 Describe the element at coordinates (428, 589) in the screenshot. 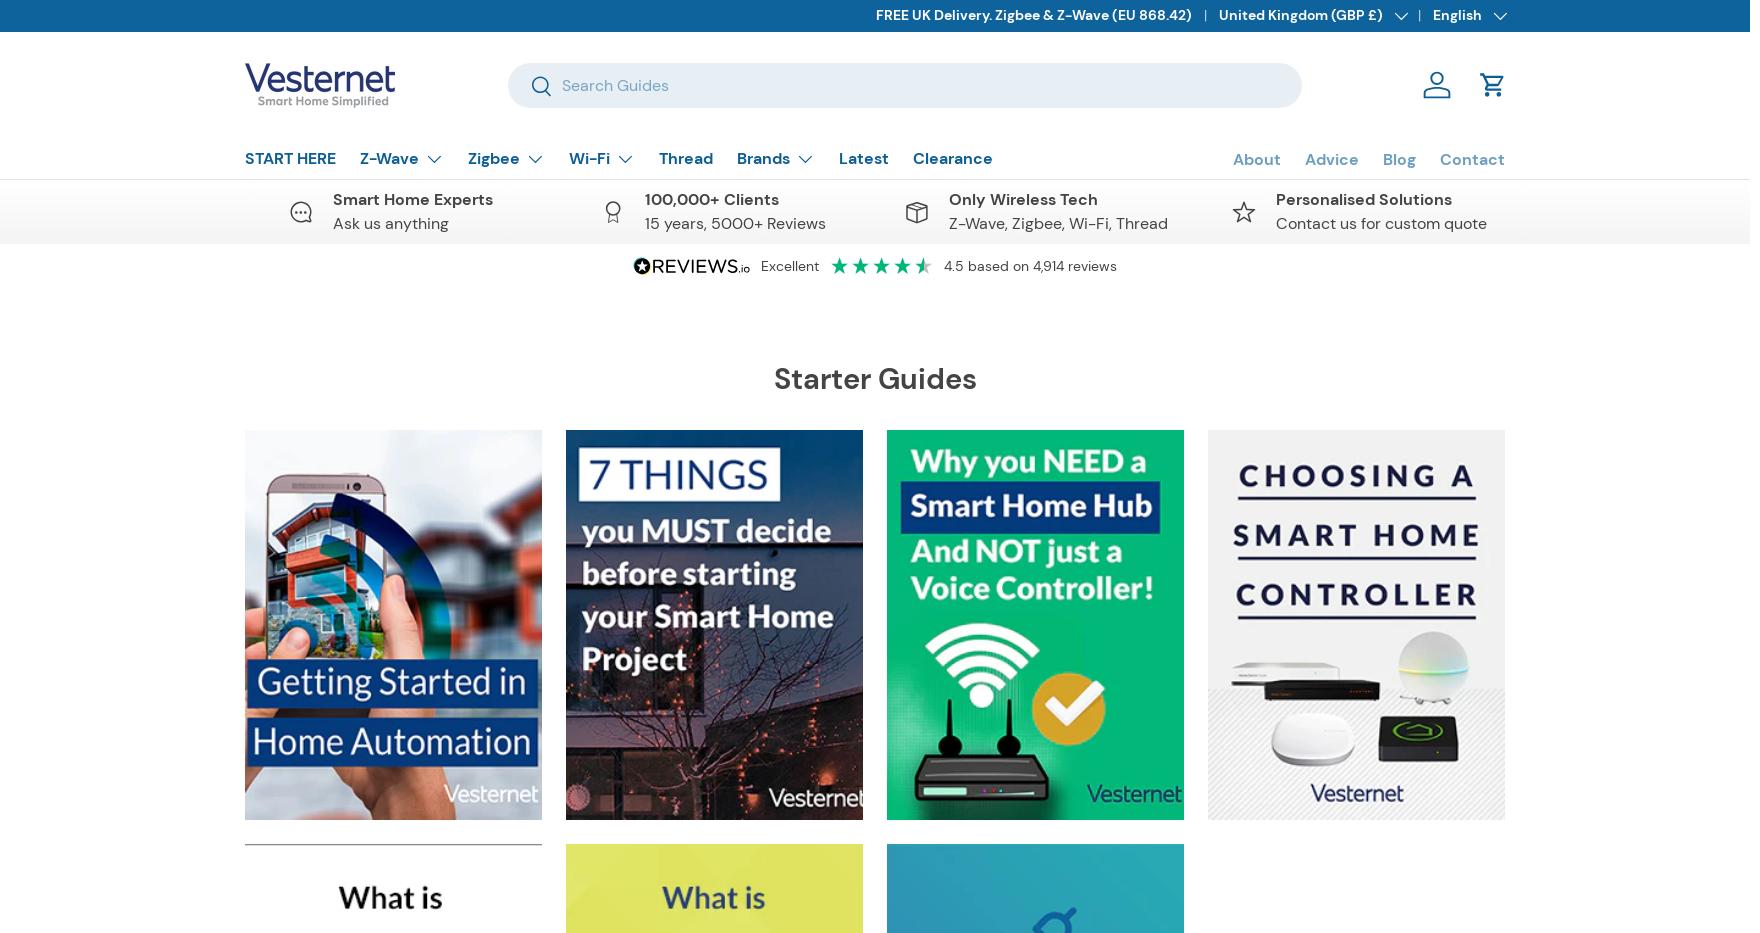

I see `'Blinds, Curtains & Motors'` at that location.